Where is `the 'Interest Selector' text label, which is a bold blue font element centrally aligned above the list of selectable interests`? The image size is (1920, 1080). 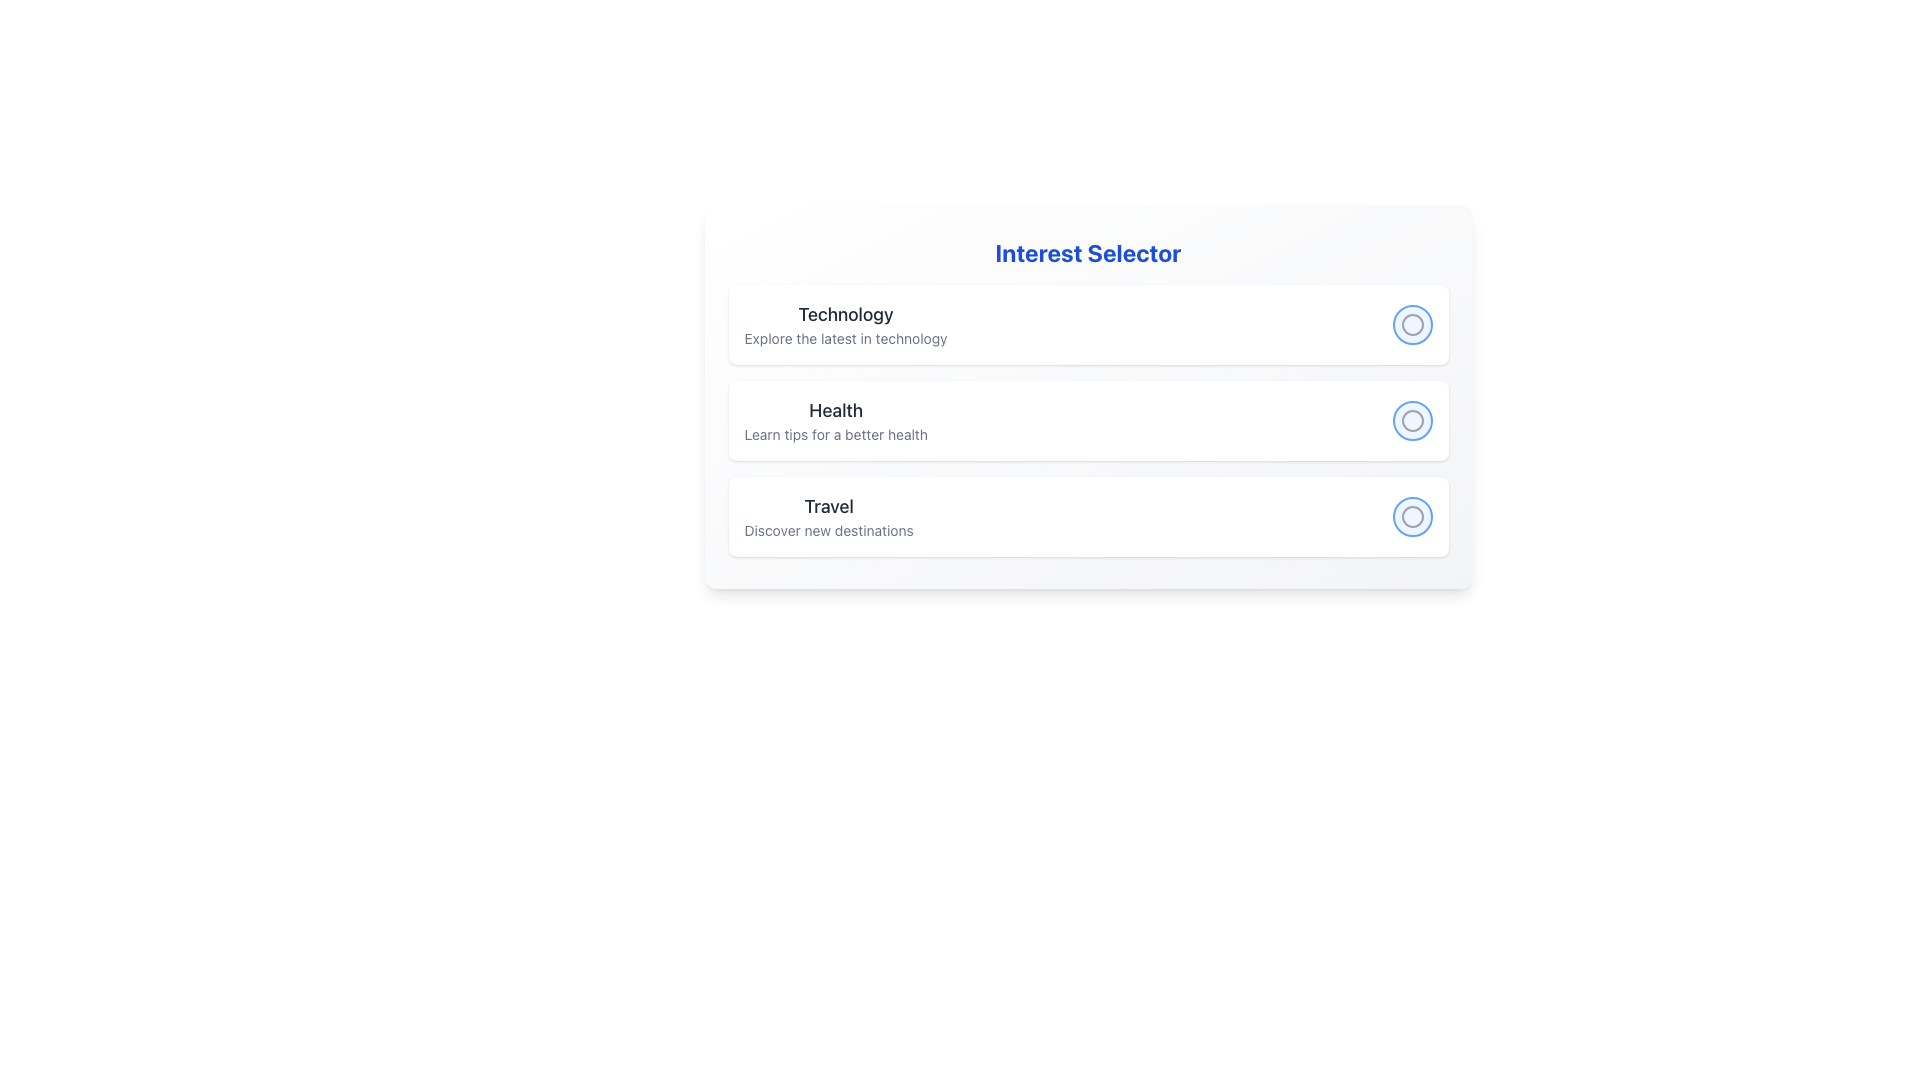 the 'Interest Selector' text label, which is a bold blue font element centrally aligned above the list of selectable interests is located at coordinates (1087, 252).